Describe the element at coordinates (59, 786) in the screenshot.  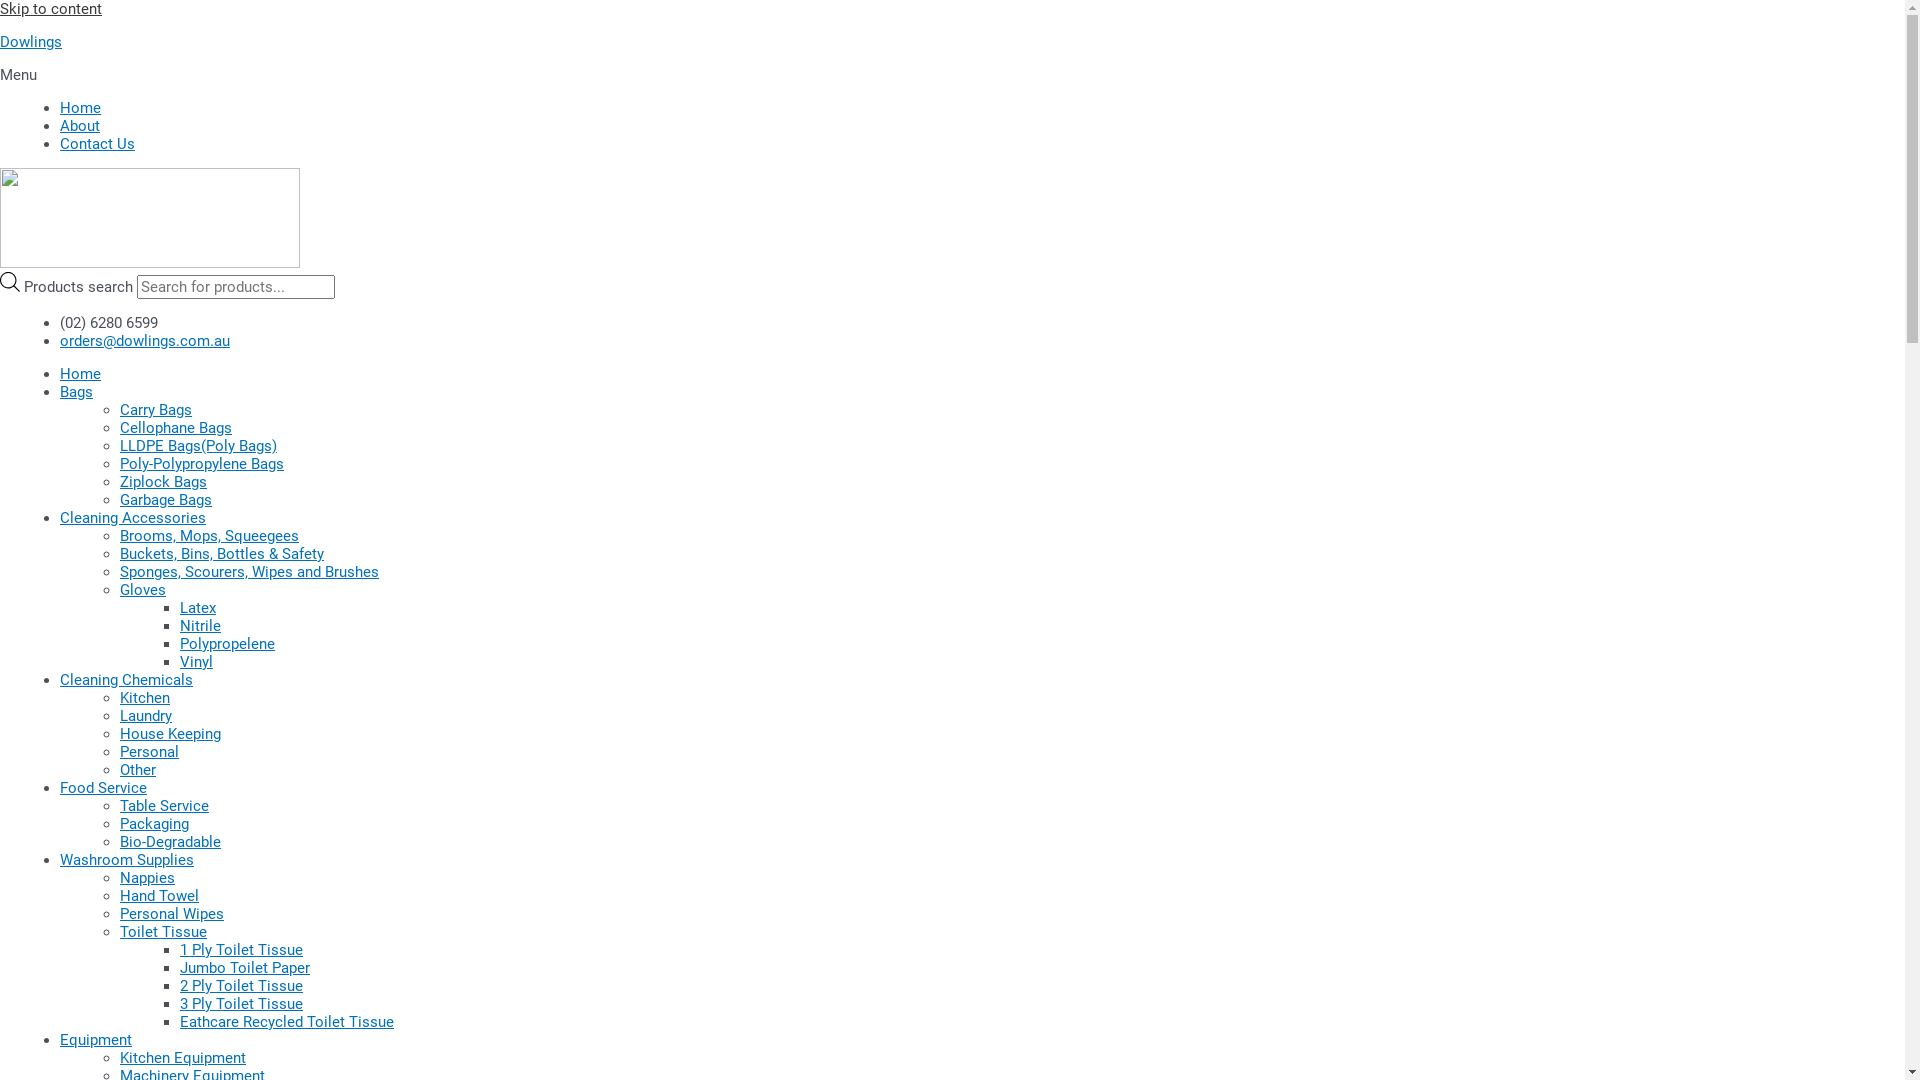
I see `'Food Service'` at that location.